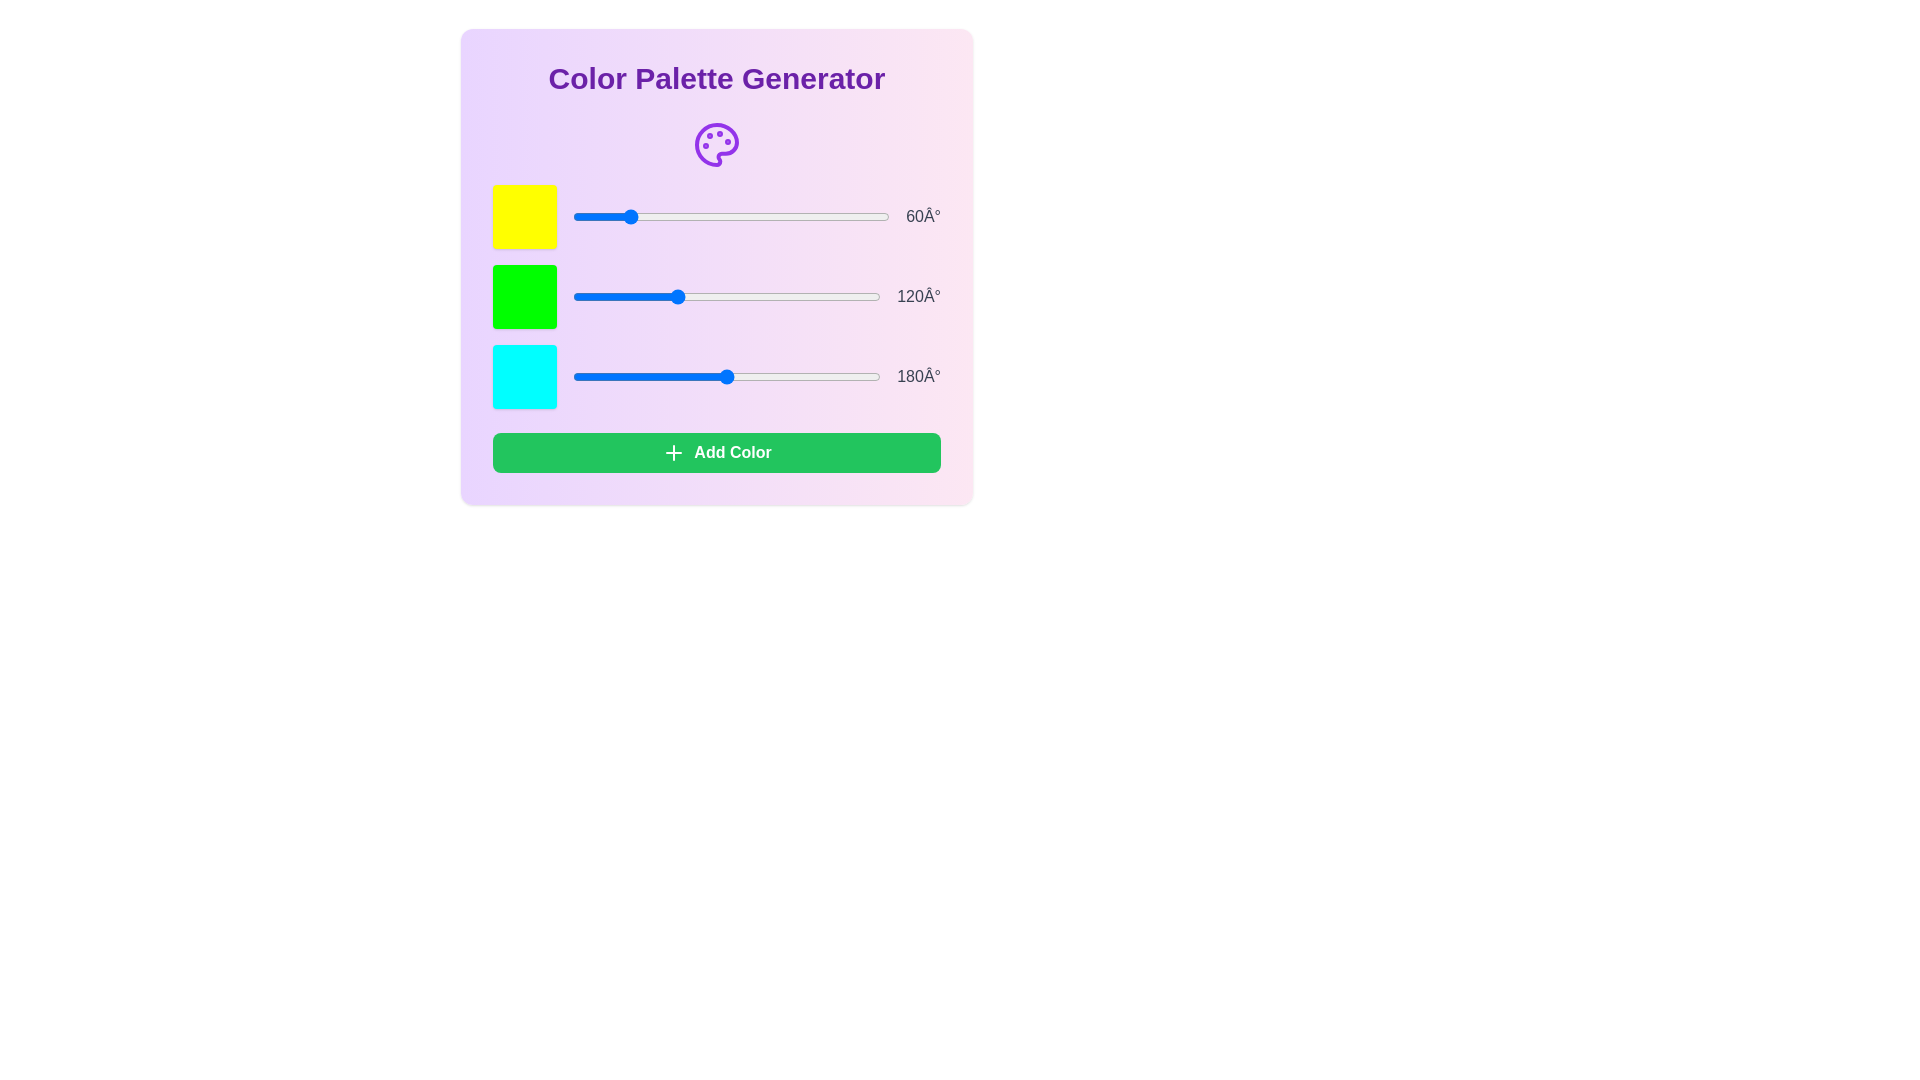 Image resolution: width=1920 pixels, height=1080 pixels. Describe the element at coordinates (588, 216) in the screenshot. I see `the color slider to set the hue to 19` at that location.